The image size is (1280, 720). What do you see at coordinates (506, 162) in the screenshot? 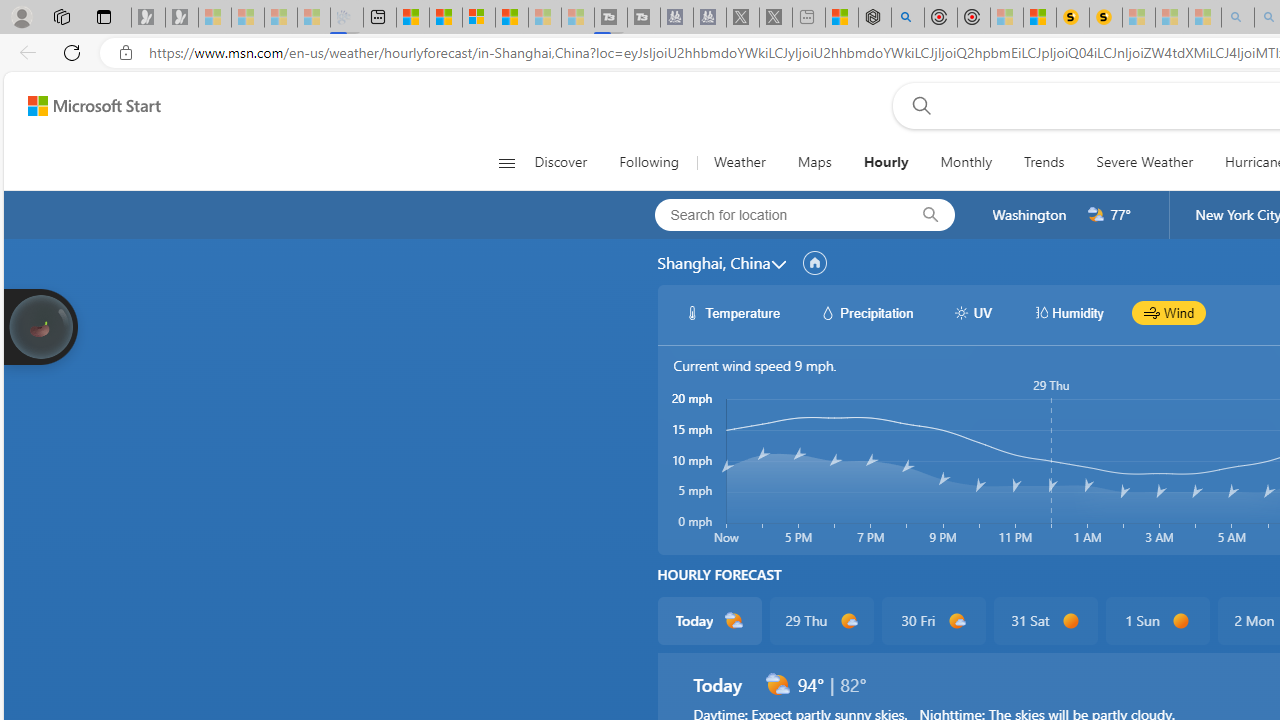
I see `'Class: button-glyph'` at bounding box center [506, 162].